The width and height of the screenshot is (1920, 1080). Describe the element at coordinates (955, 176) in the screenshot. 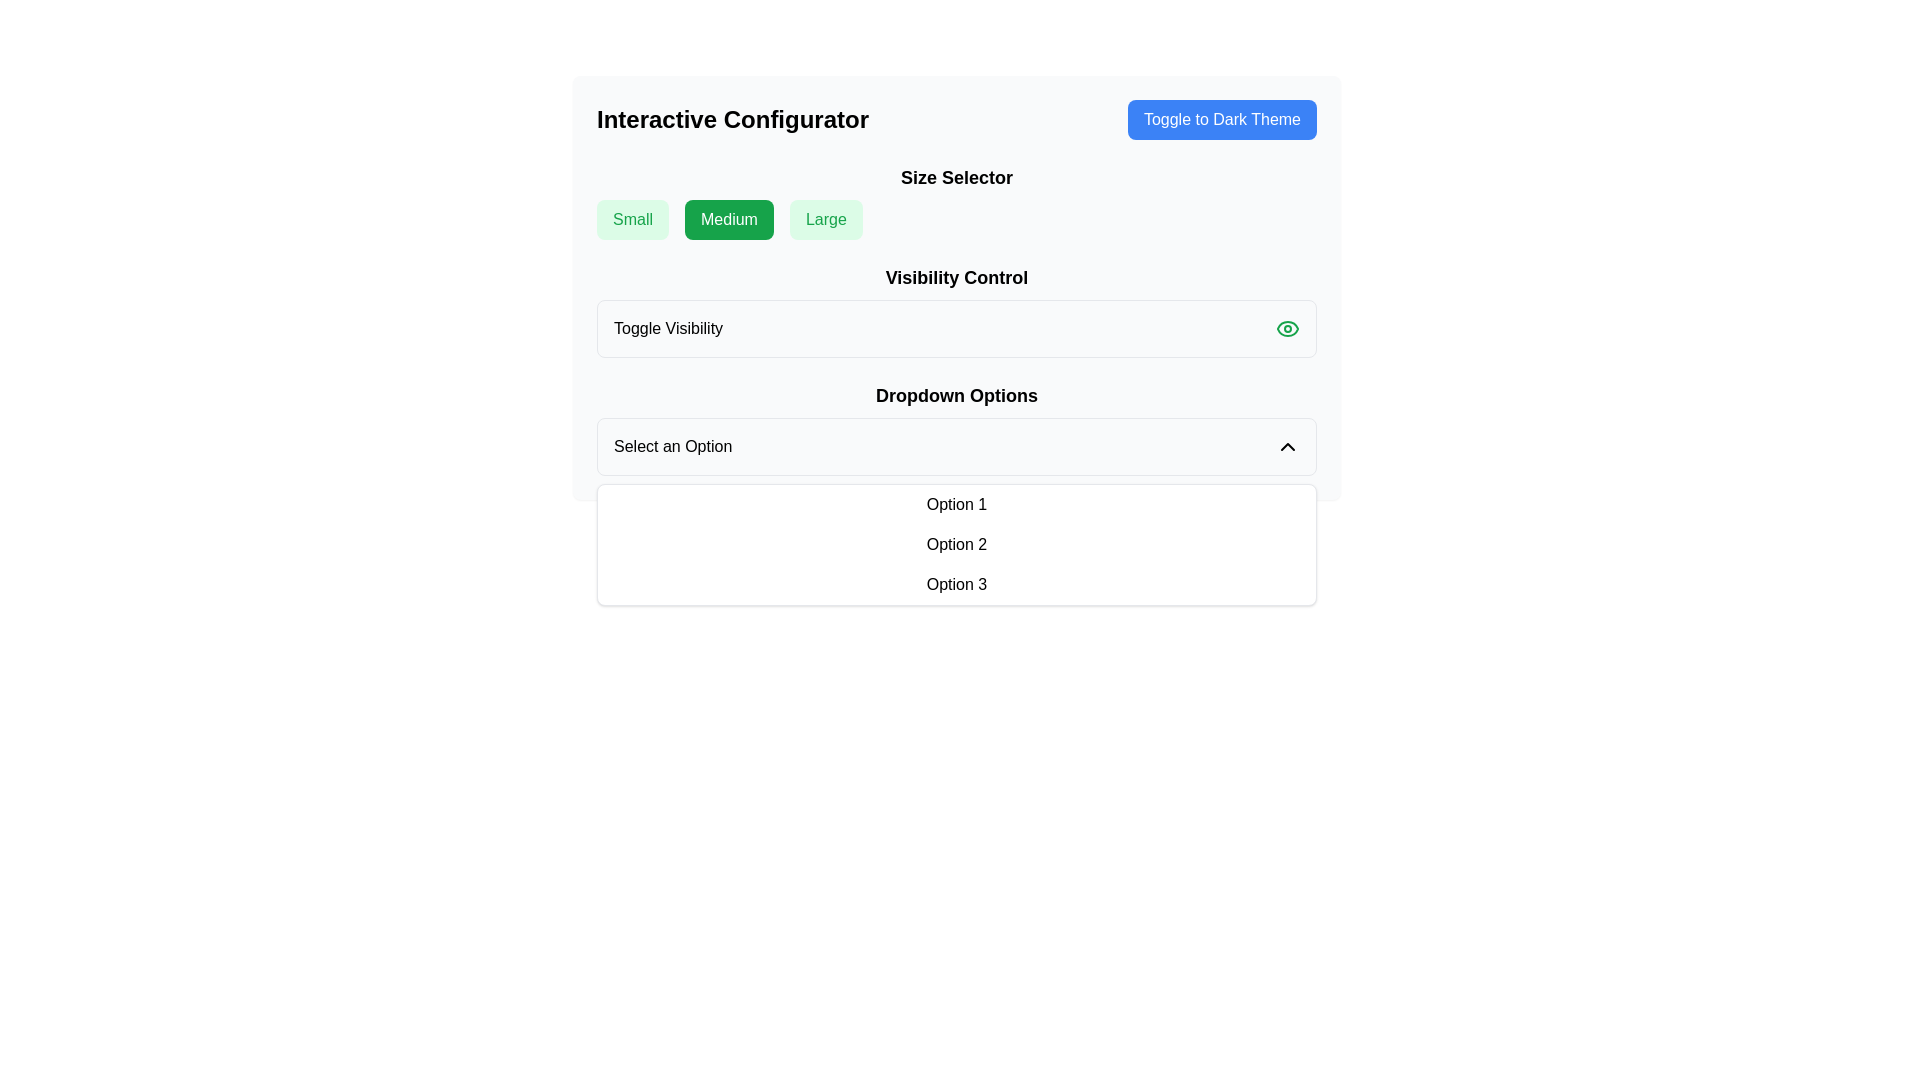

I see `the 'Size Selector' text label, which is a bold and larger font styled element located at the top of the selectable options` at that location.